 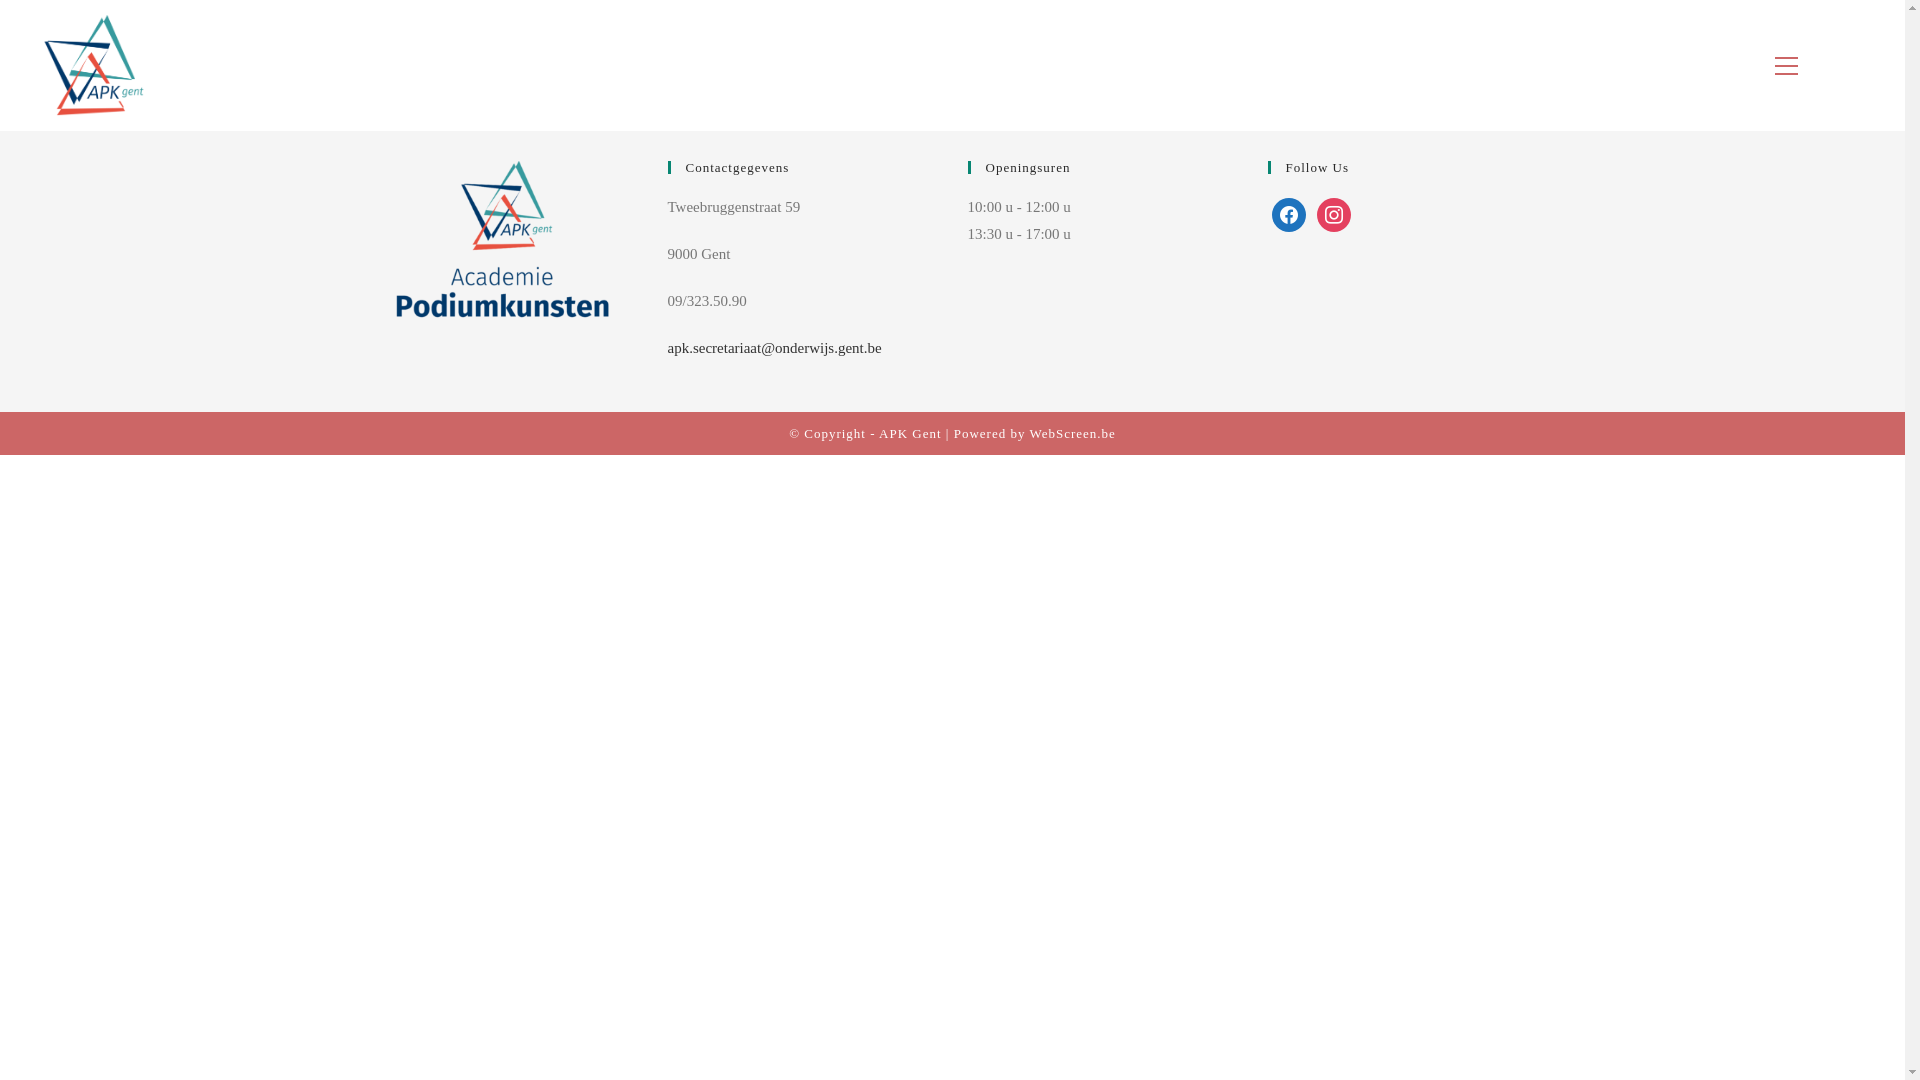 I want to click on 'WebScreen.be', so click(x=1070, y=432).